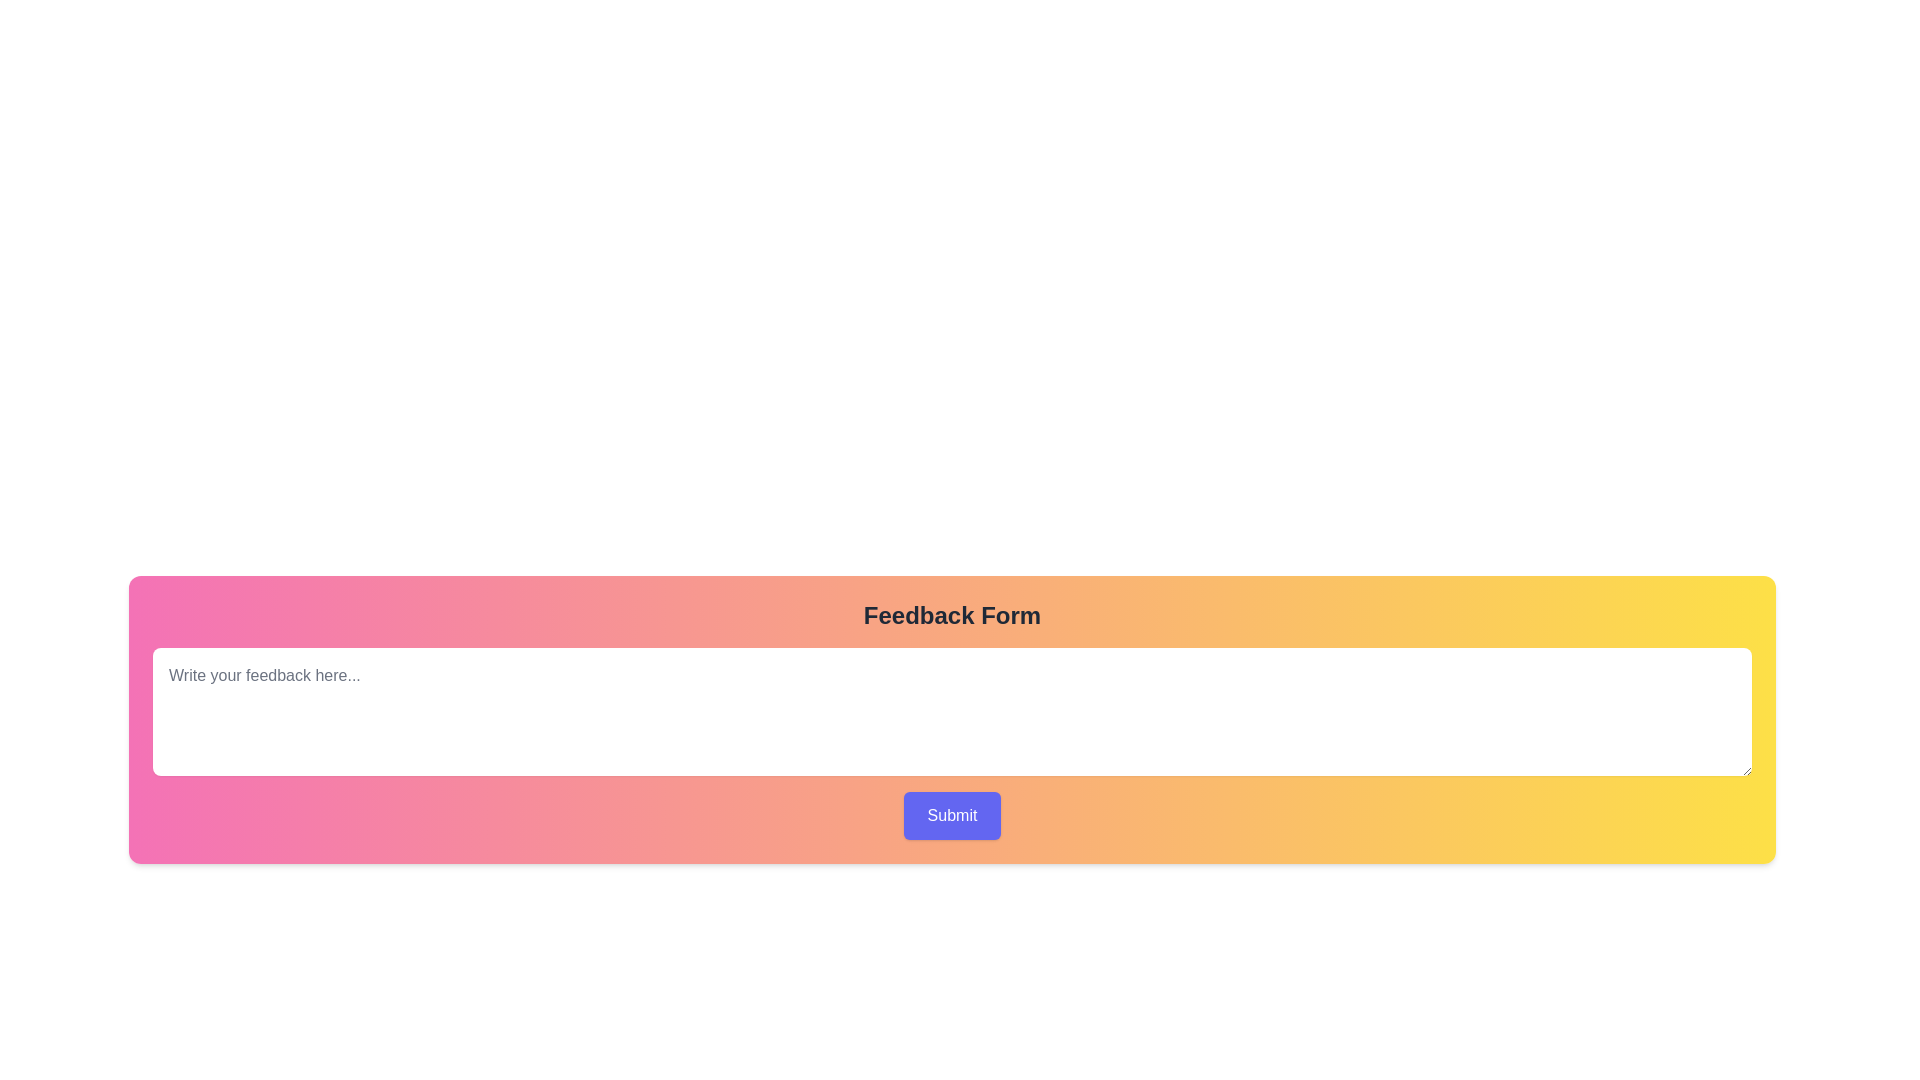 This screenshot has width=1920, height=1080. I want to click on the submit button located at the bottom center of the 'Feedback Form' to observe the hover effect, so click(951, 816).